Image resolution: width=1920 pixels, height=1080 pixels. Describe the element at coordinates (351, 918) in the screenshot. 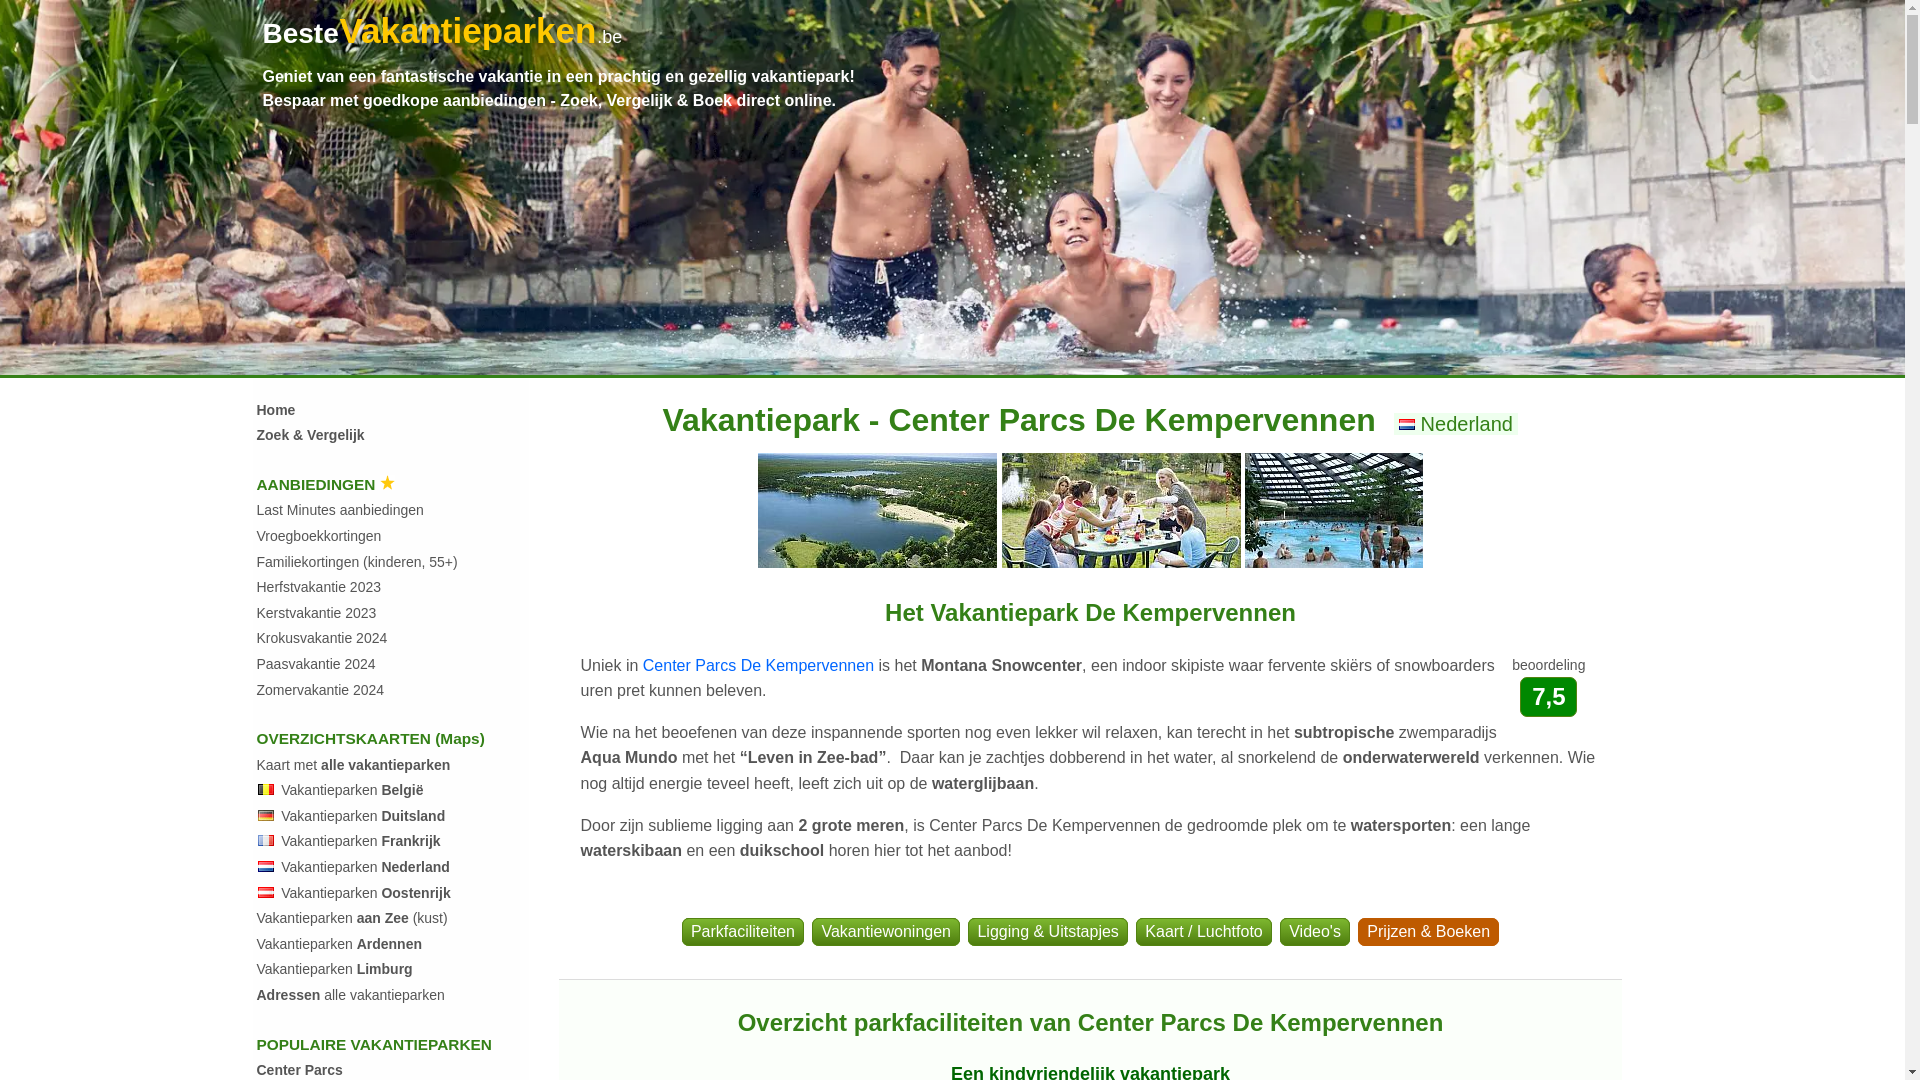

I see `'Vakantieparken aan Zee (kust)'` at that location.